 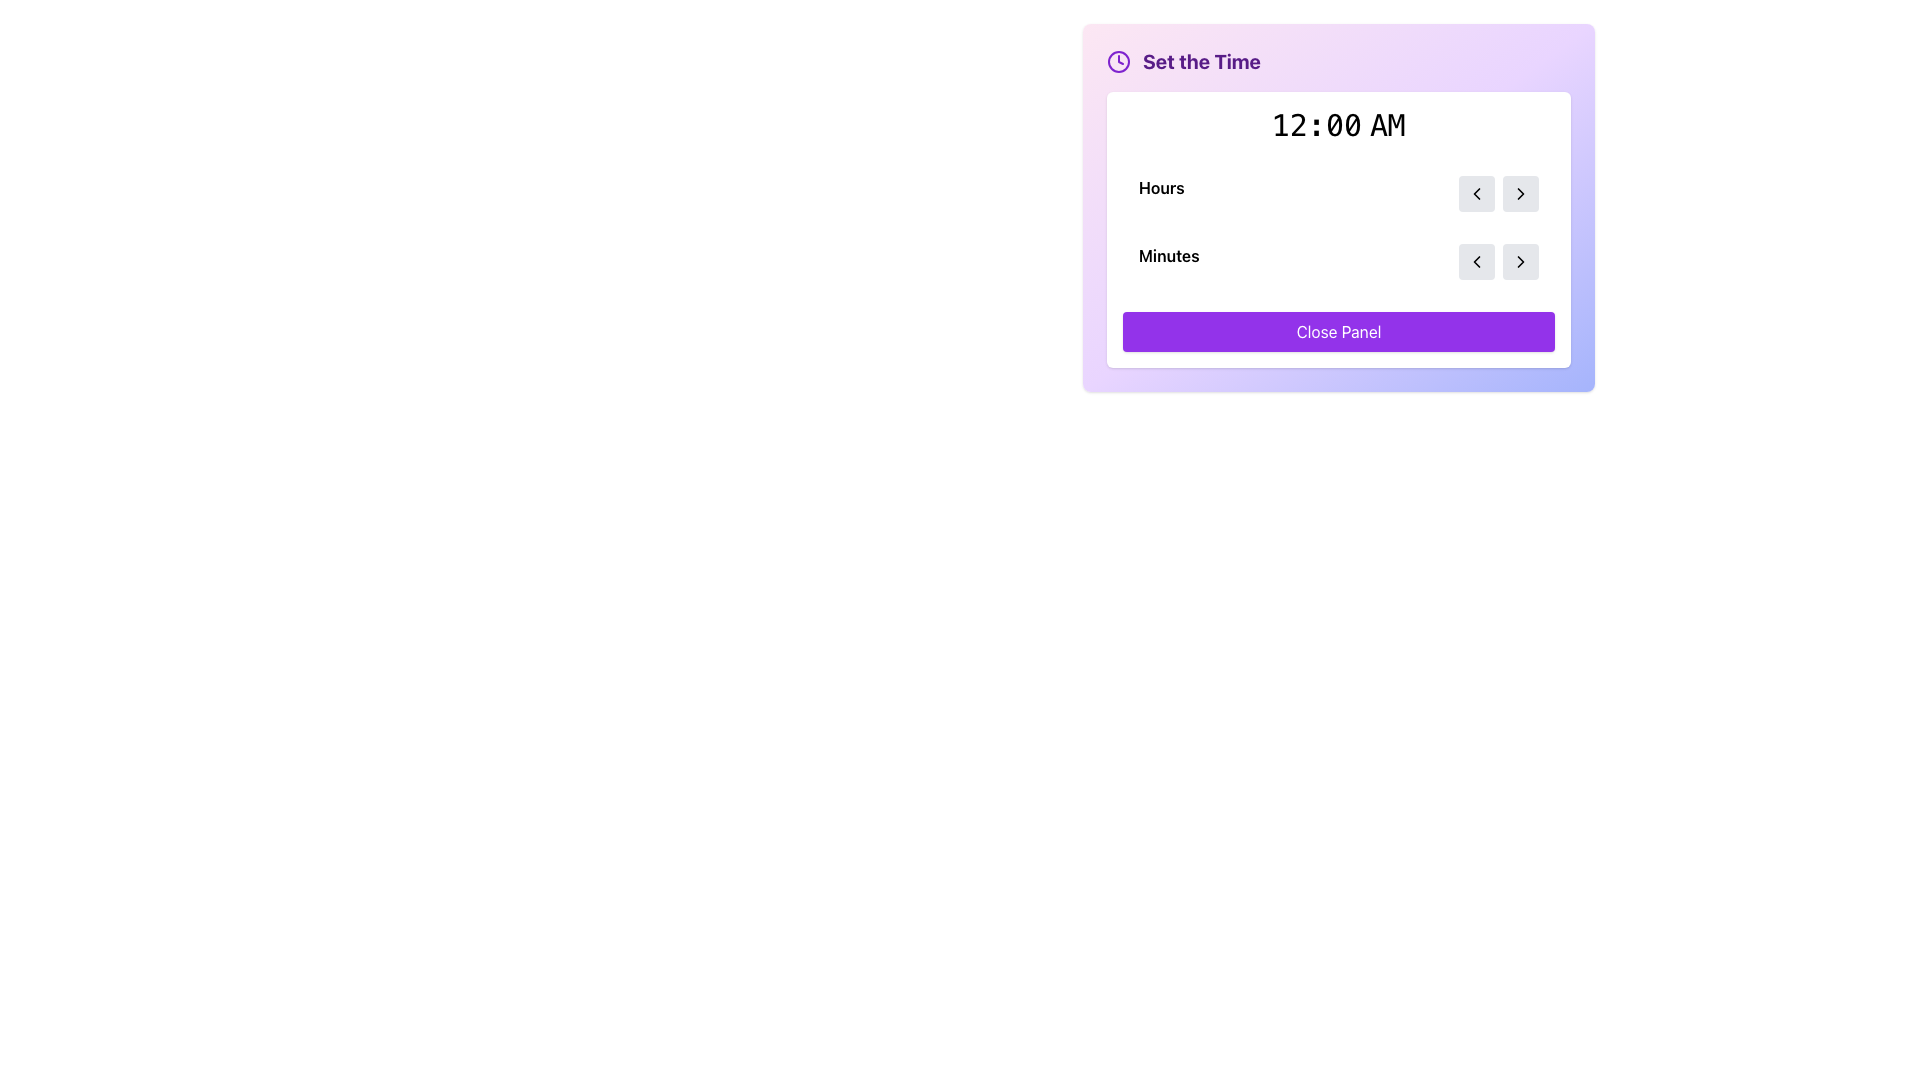 I want to click on the decrement button for the 'Minutes' field to observe a change in background color, so click(x=1477, y=261).